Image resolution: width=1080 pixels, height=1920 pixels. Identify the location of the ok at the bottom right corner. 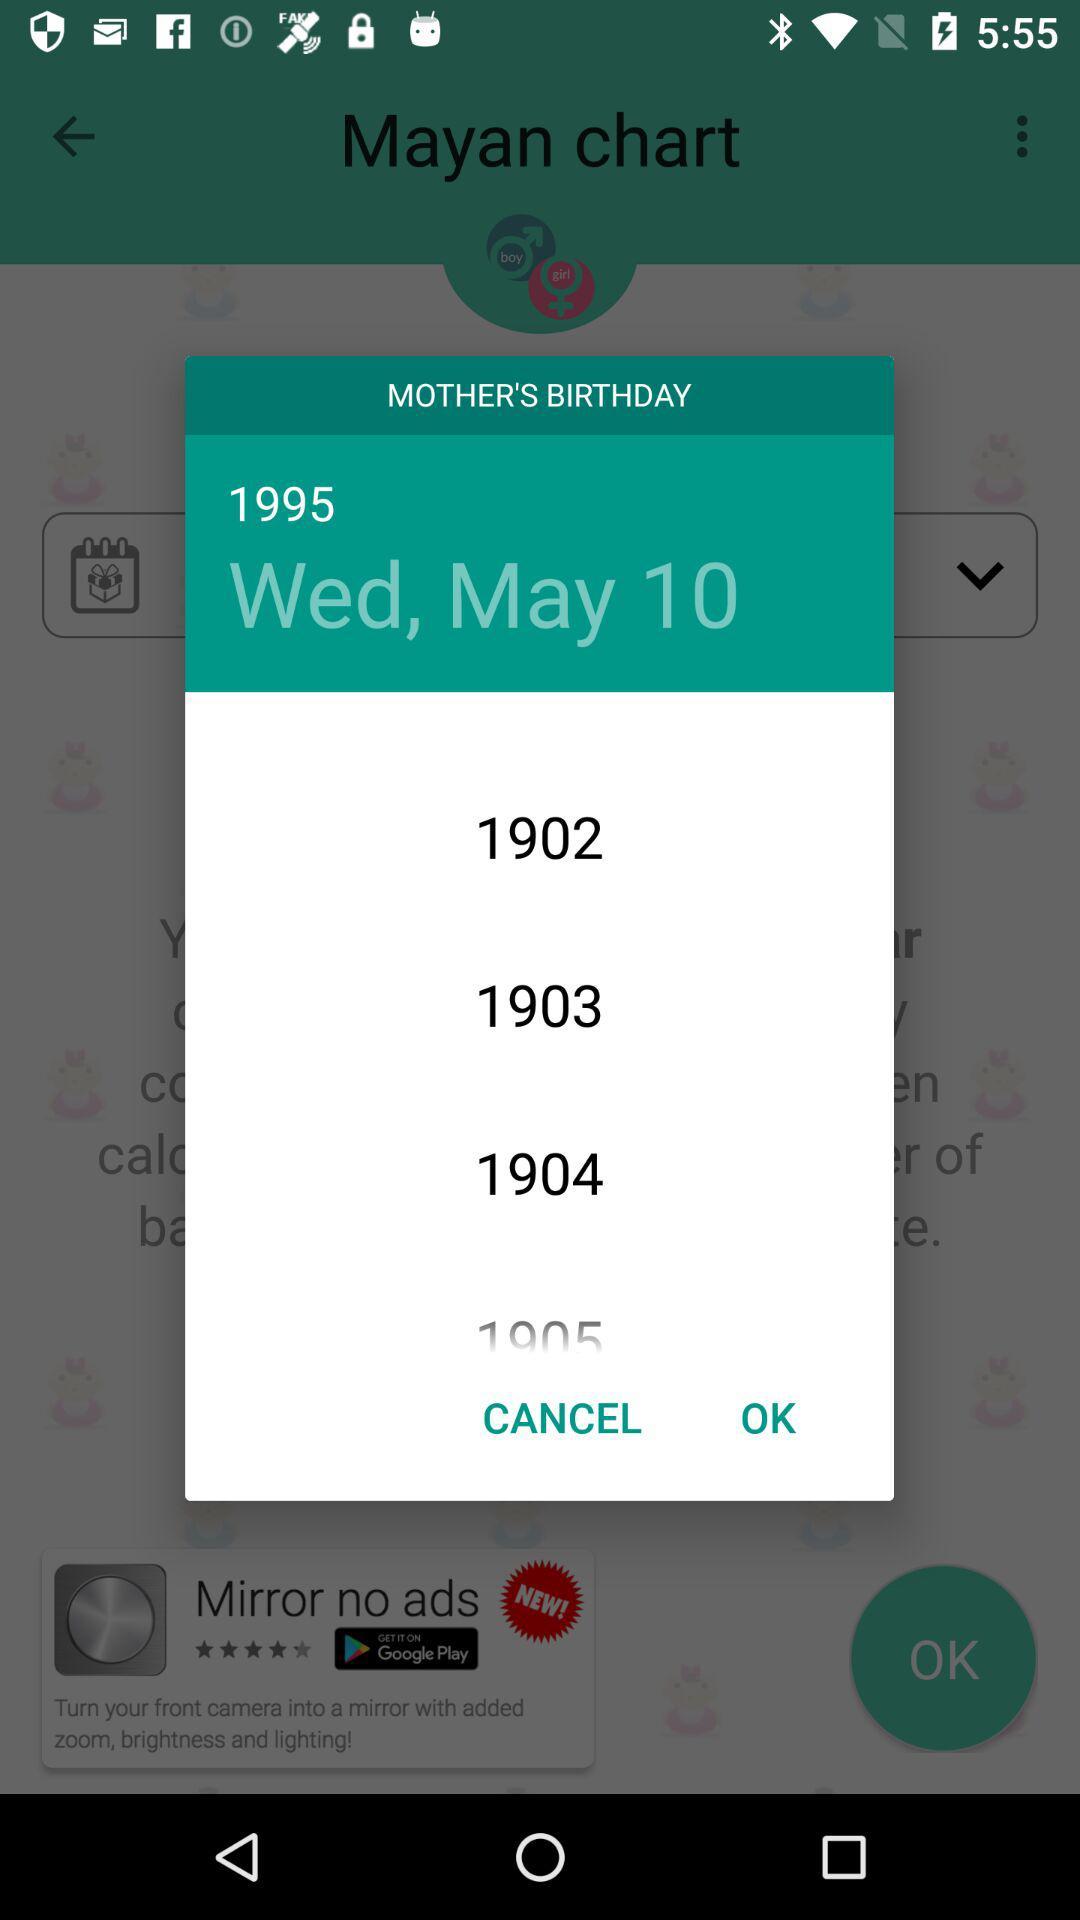
(766, 1415).